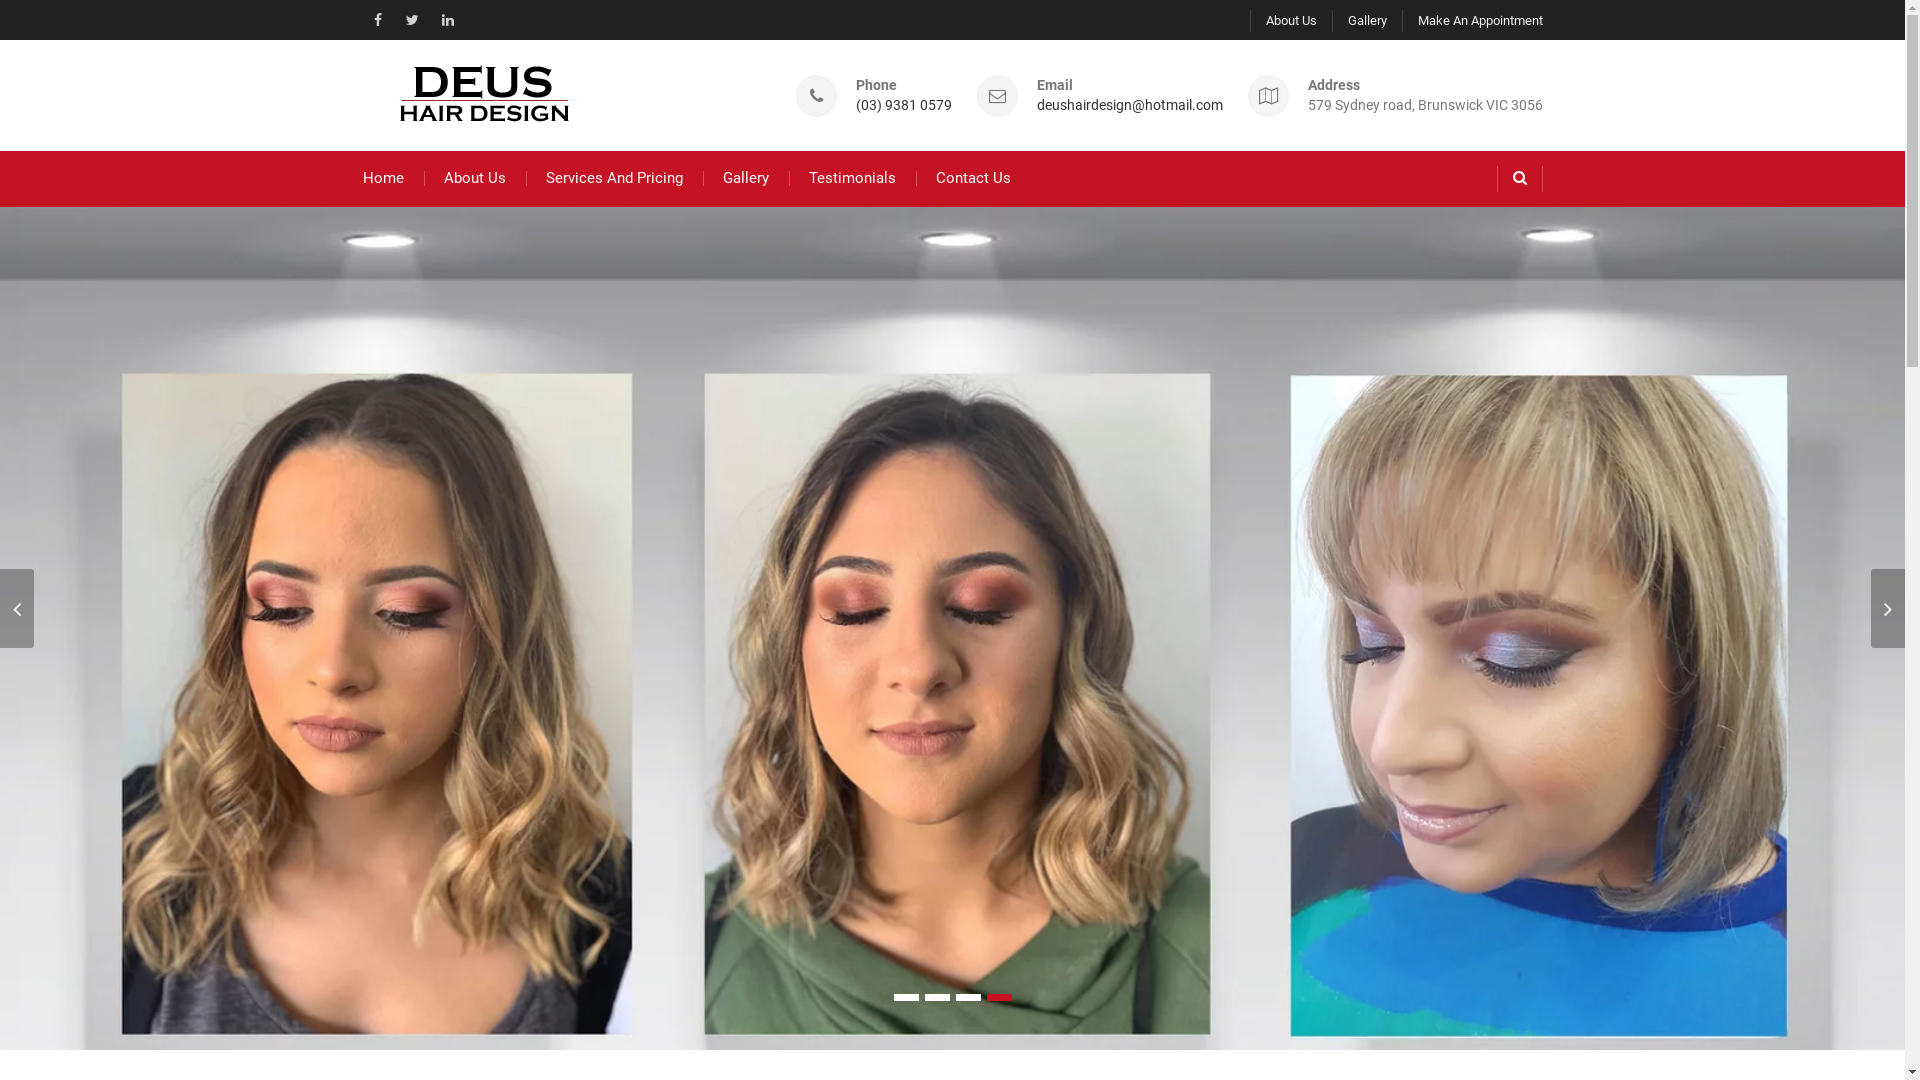  I want to click on 'Home', so click(382, 177).